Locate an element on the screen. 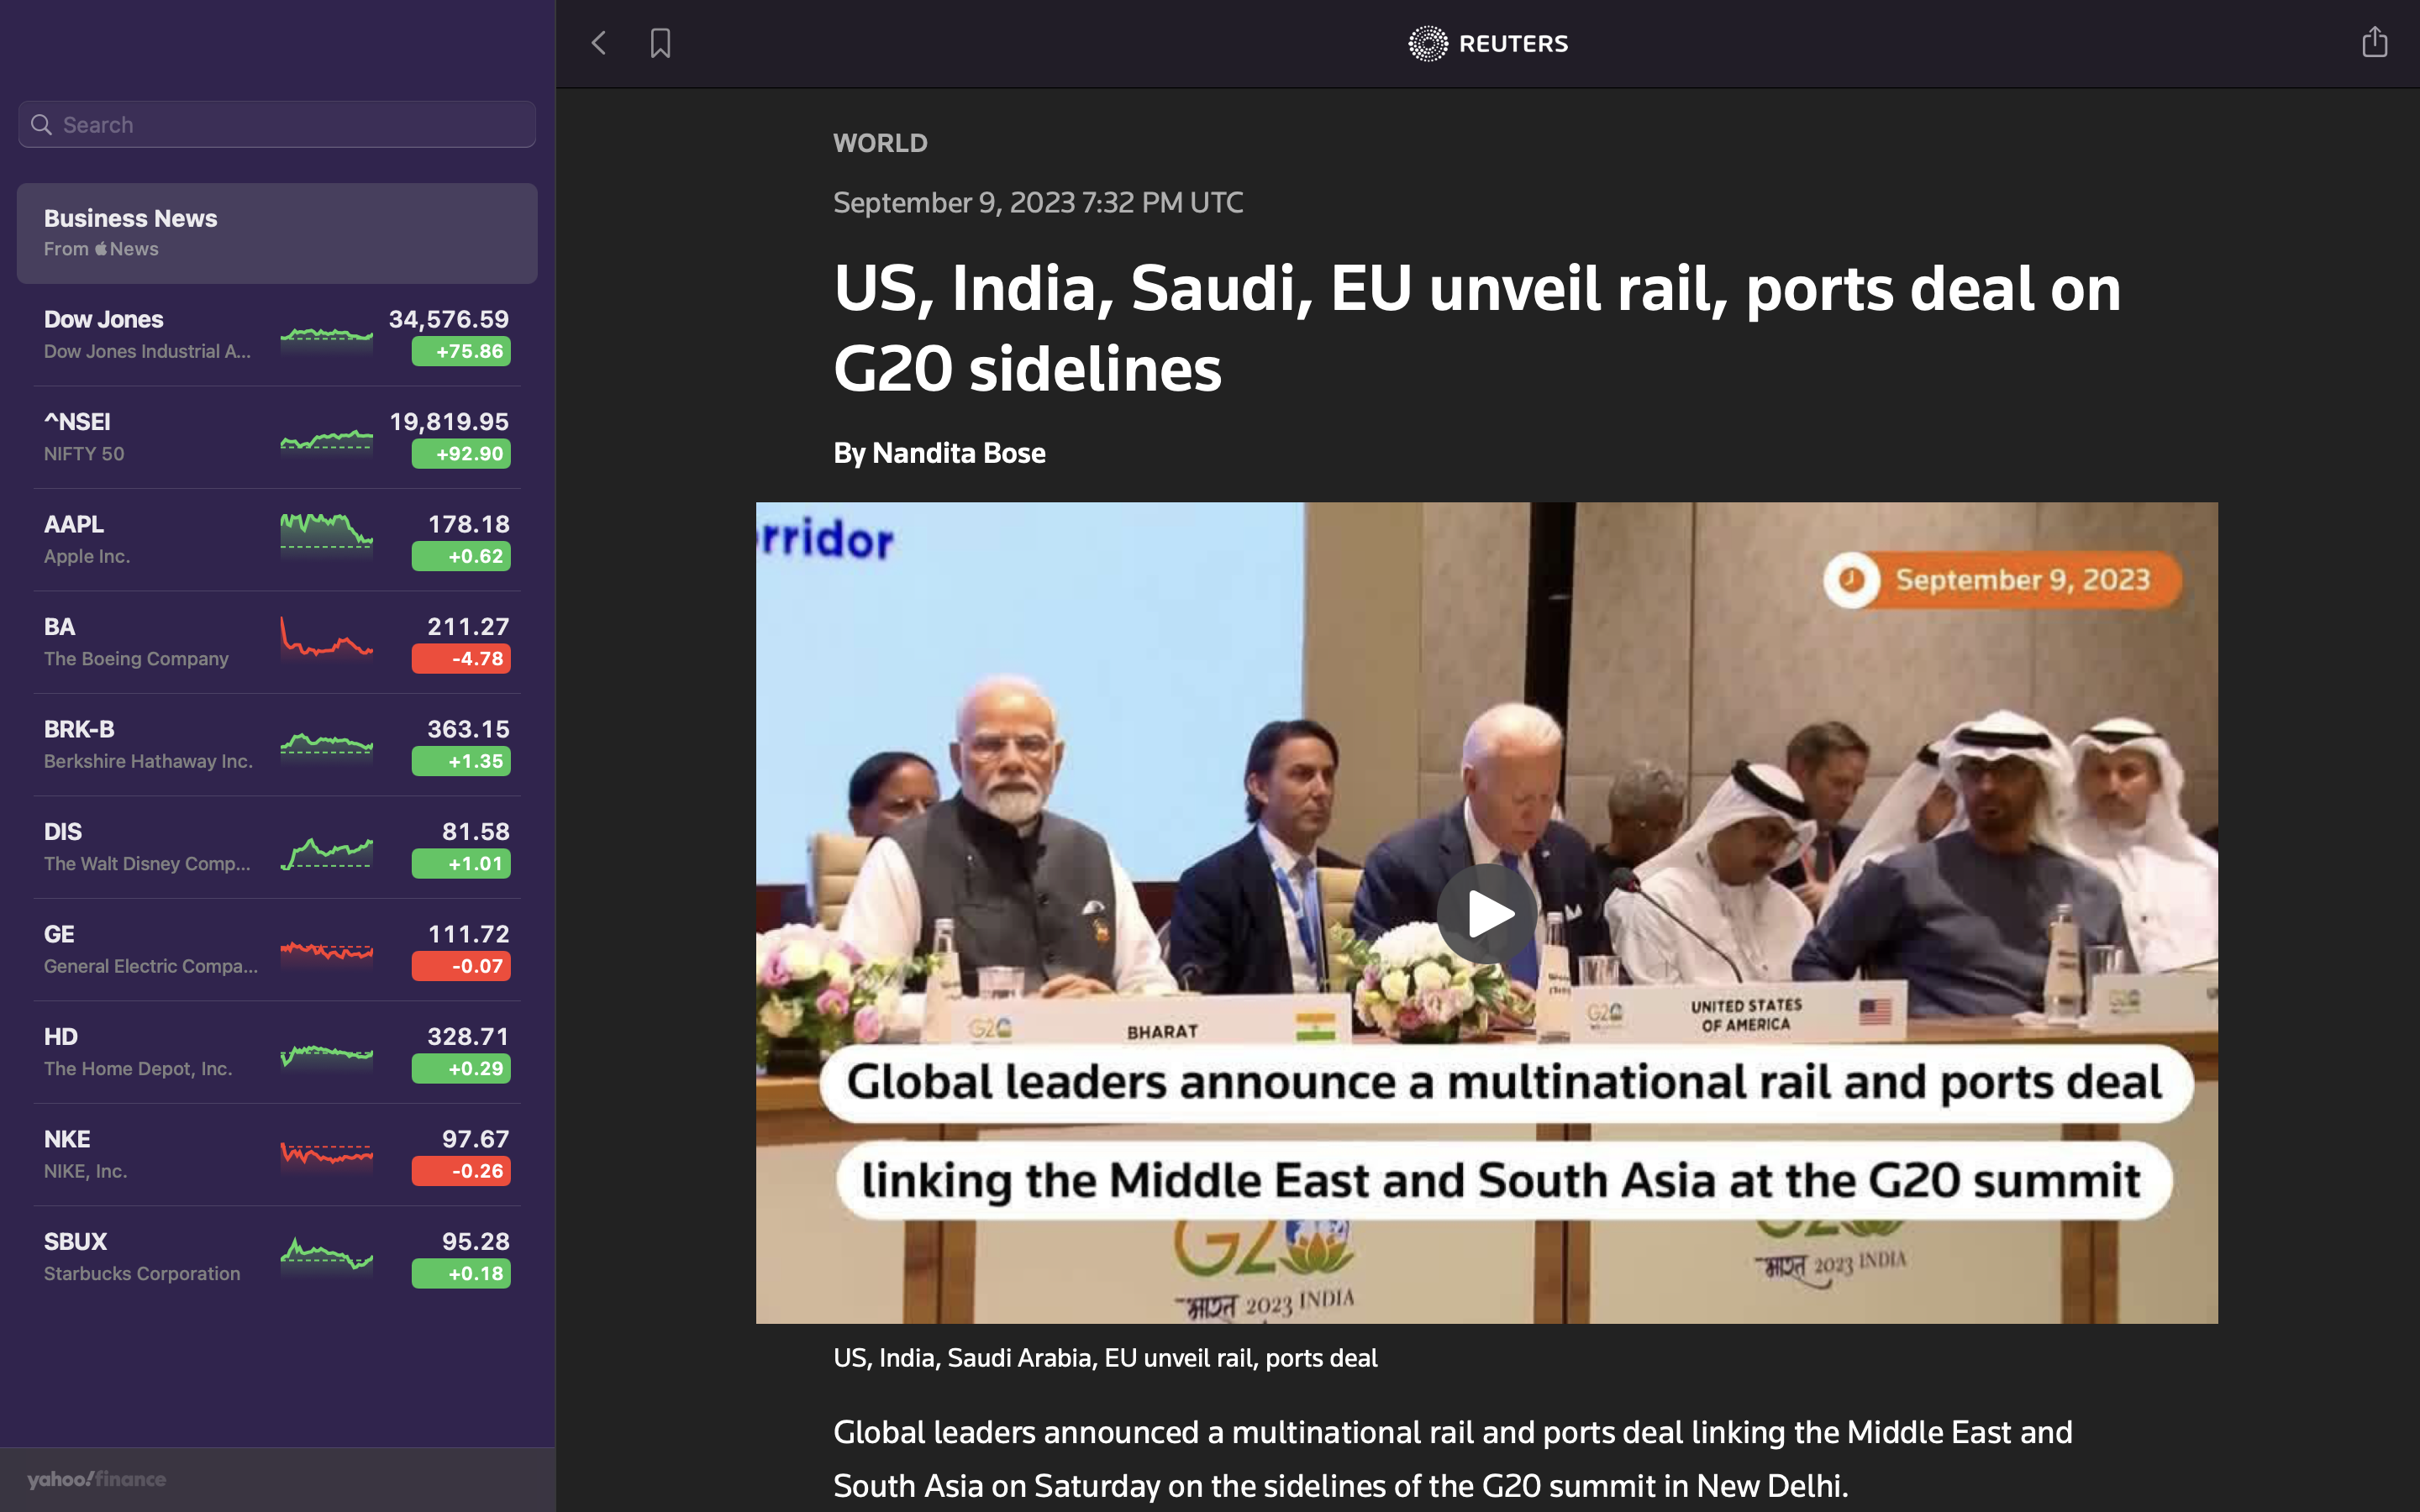 The image size is (2420, 1512). Post the current news on your Twitter account is located at coordinates (2376, 39).